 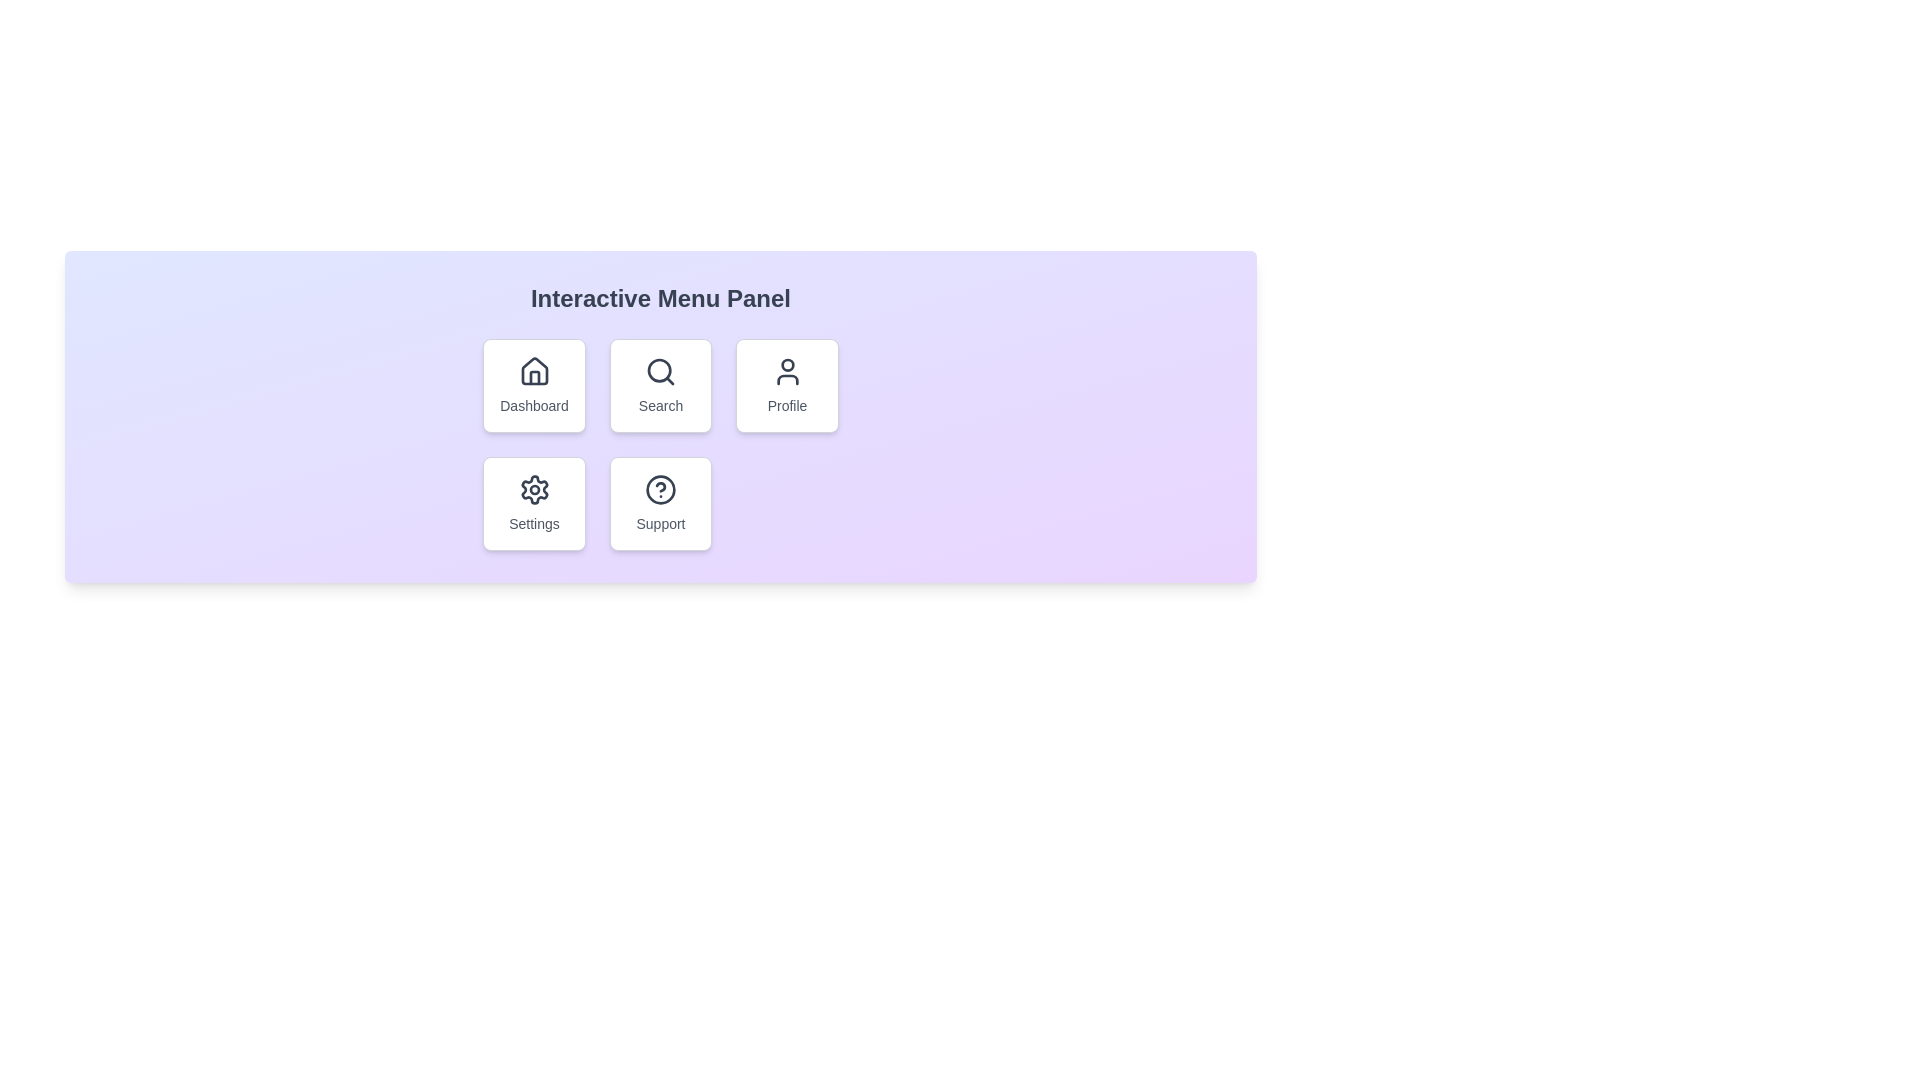 I want to click on the text label displaying 'Dashboard', which is styled in gray and positioned below a house icon in the top-left section of the interactive menu panel grid, so click(x=534, y=405).